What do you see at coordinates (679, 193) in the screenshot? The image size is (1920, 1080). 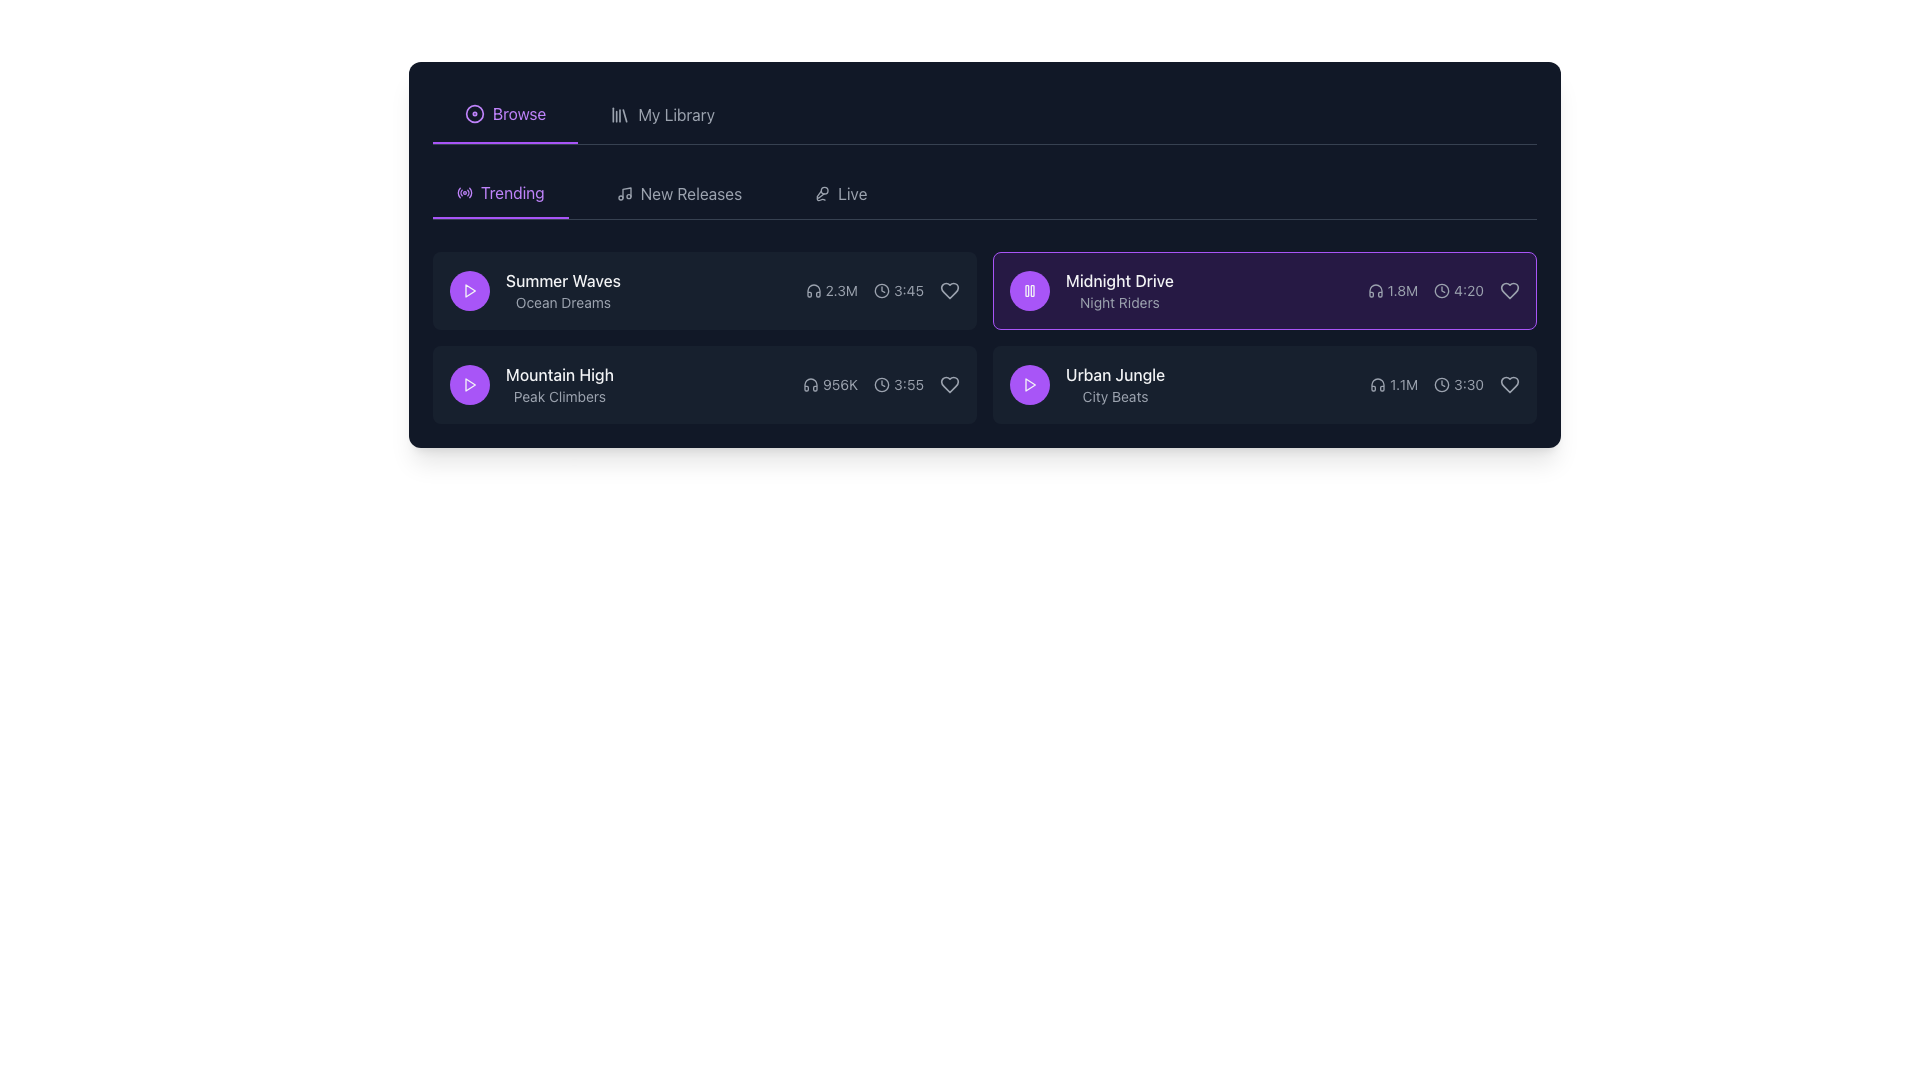 I see `the 'New Releases' button located in the navigation bar, which features a musical note icon and changes color on hover` at bounding box center [679, 193].